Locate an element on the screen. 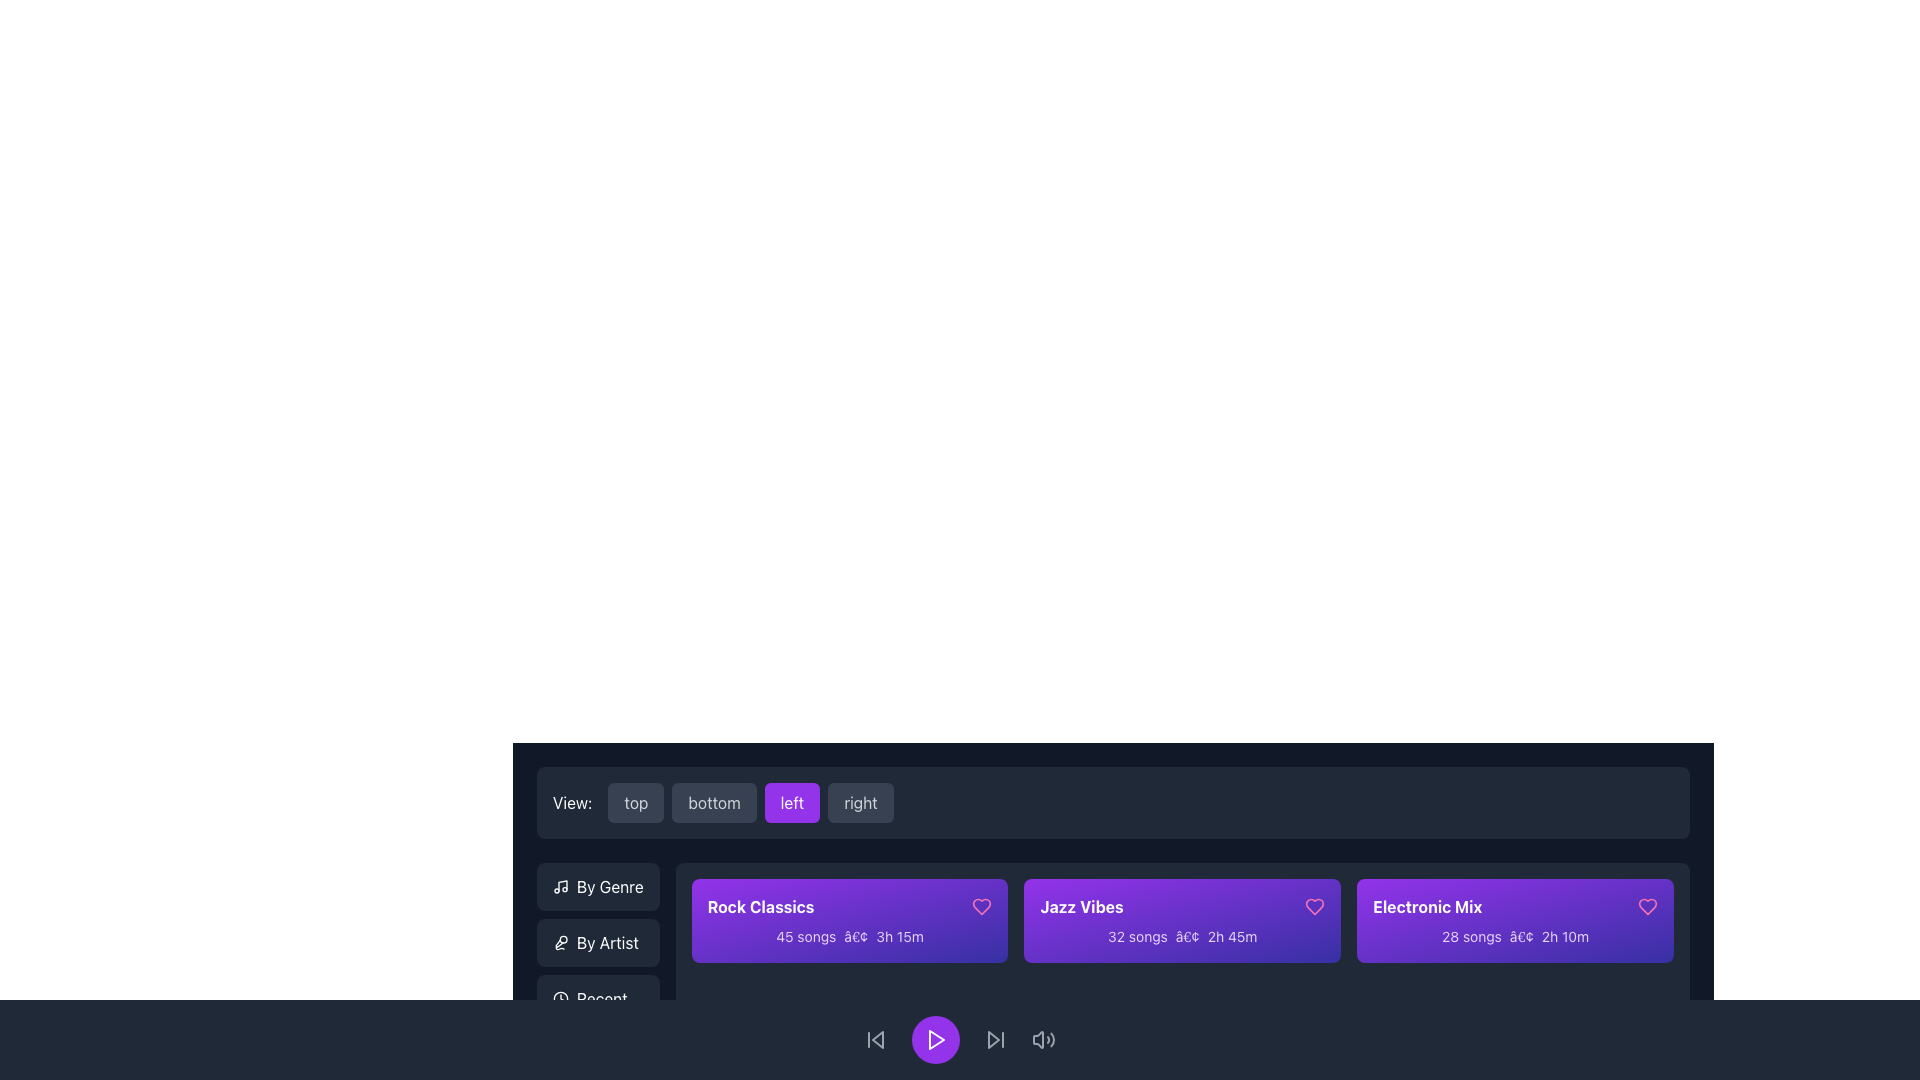  the 'left' button, the third button in a sequence of four buttons labeled 'top', 'bottom', 'left', and 'right', located in the header area to observe hover effects is located at coordinates (750, 801).